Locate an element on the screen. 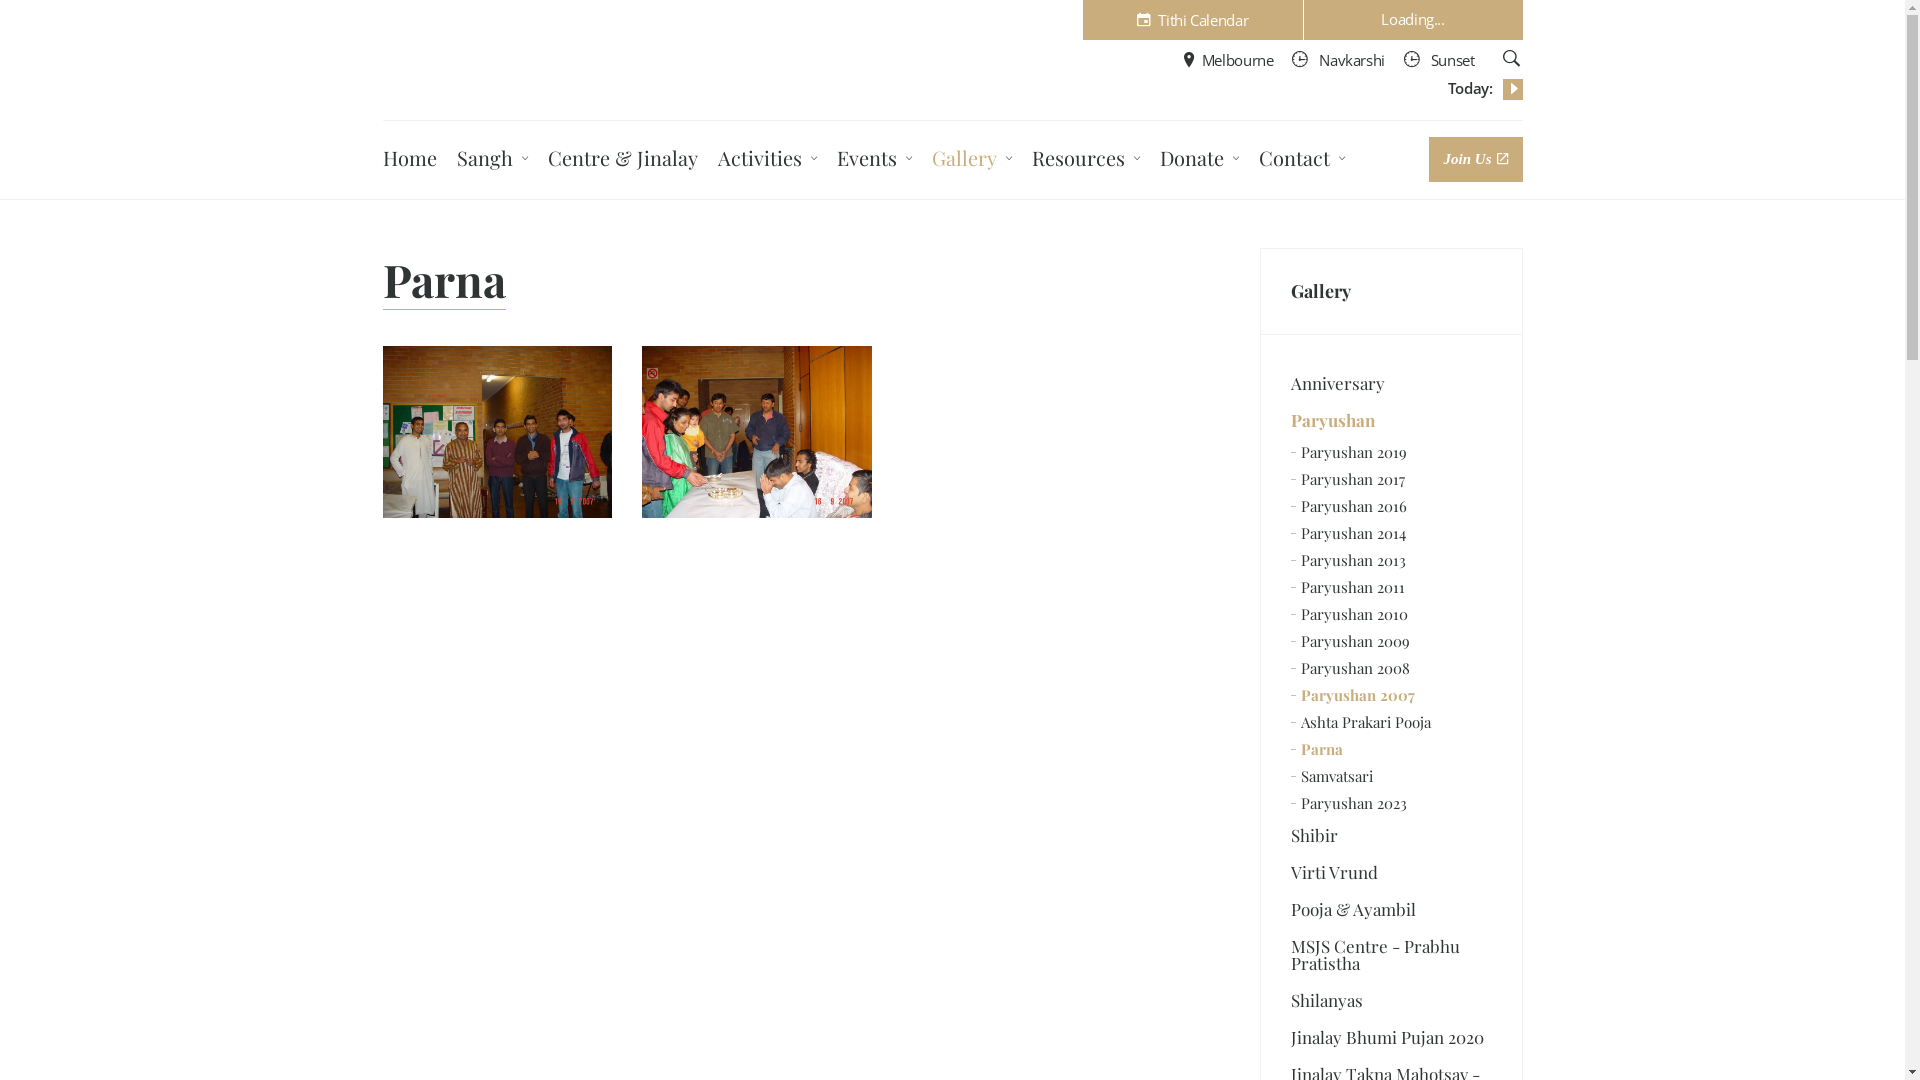 The height and width of the screenshot is (1080, 1920). 'Samvatsari' is located at coordinates (1390, 775).